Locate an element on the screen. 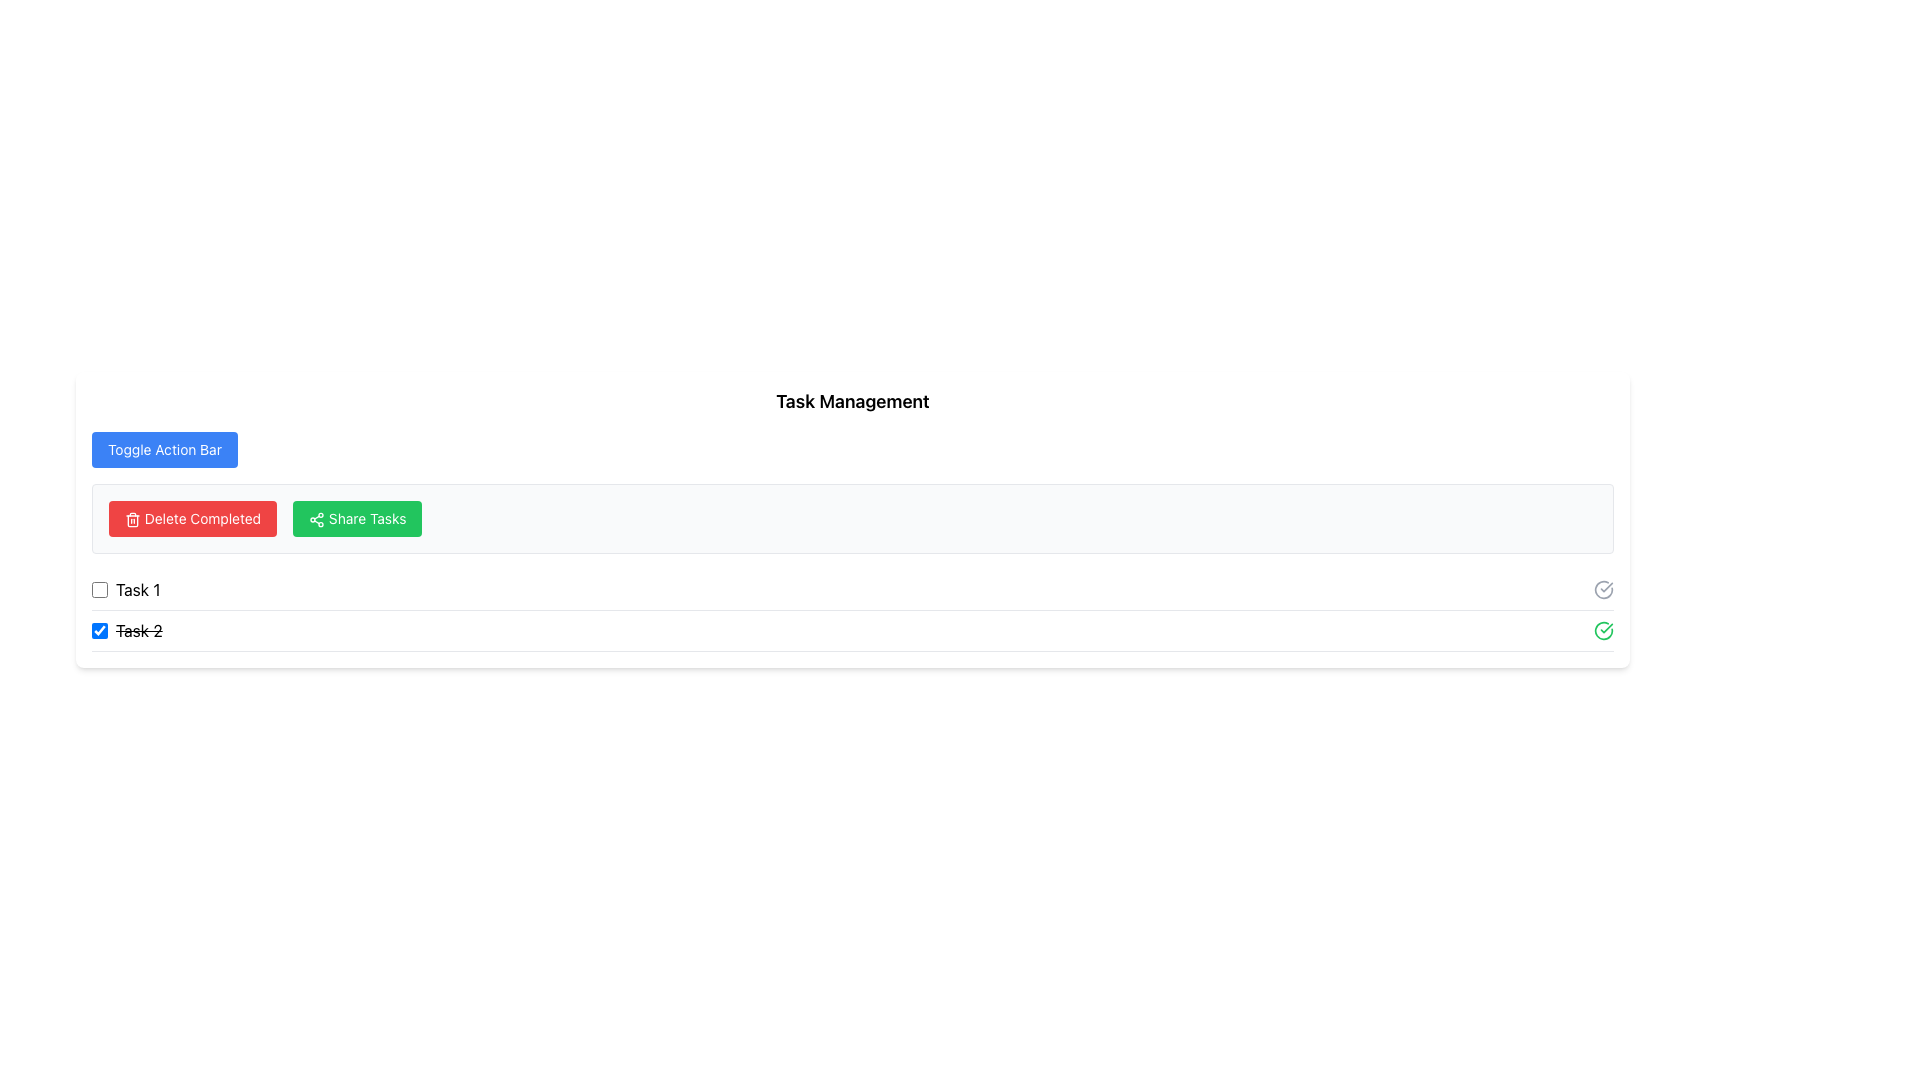 This screenshot has height=1080, width=1920. the checkbox for the first task item in the task management section is located at coordinates (125, 589).